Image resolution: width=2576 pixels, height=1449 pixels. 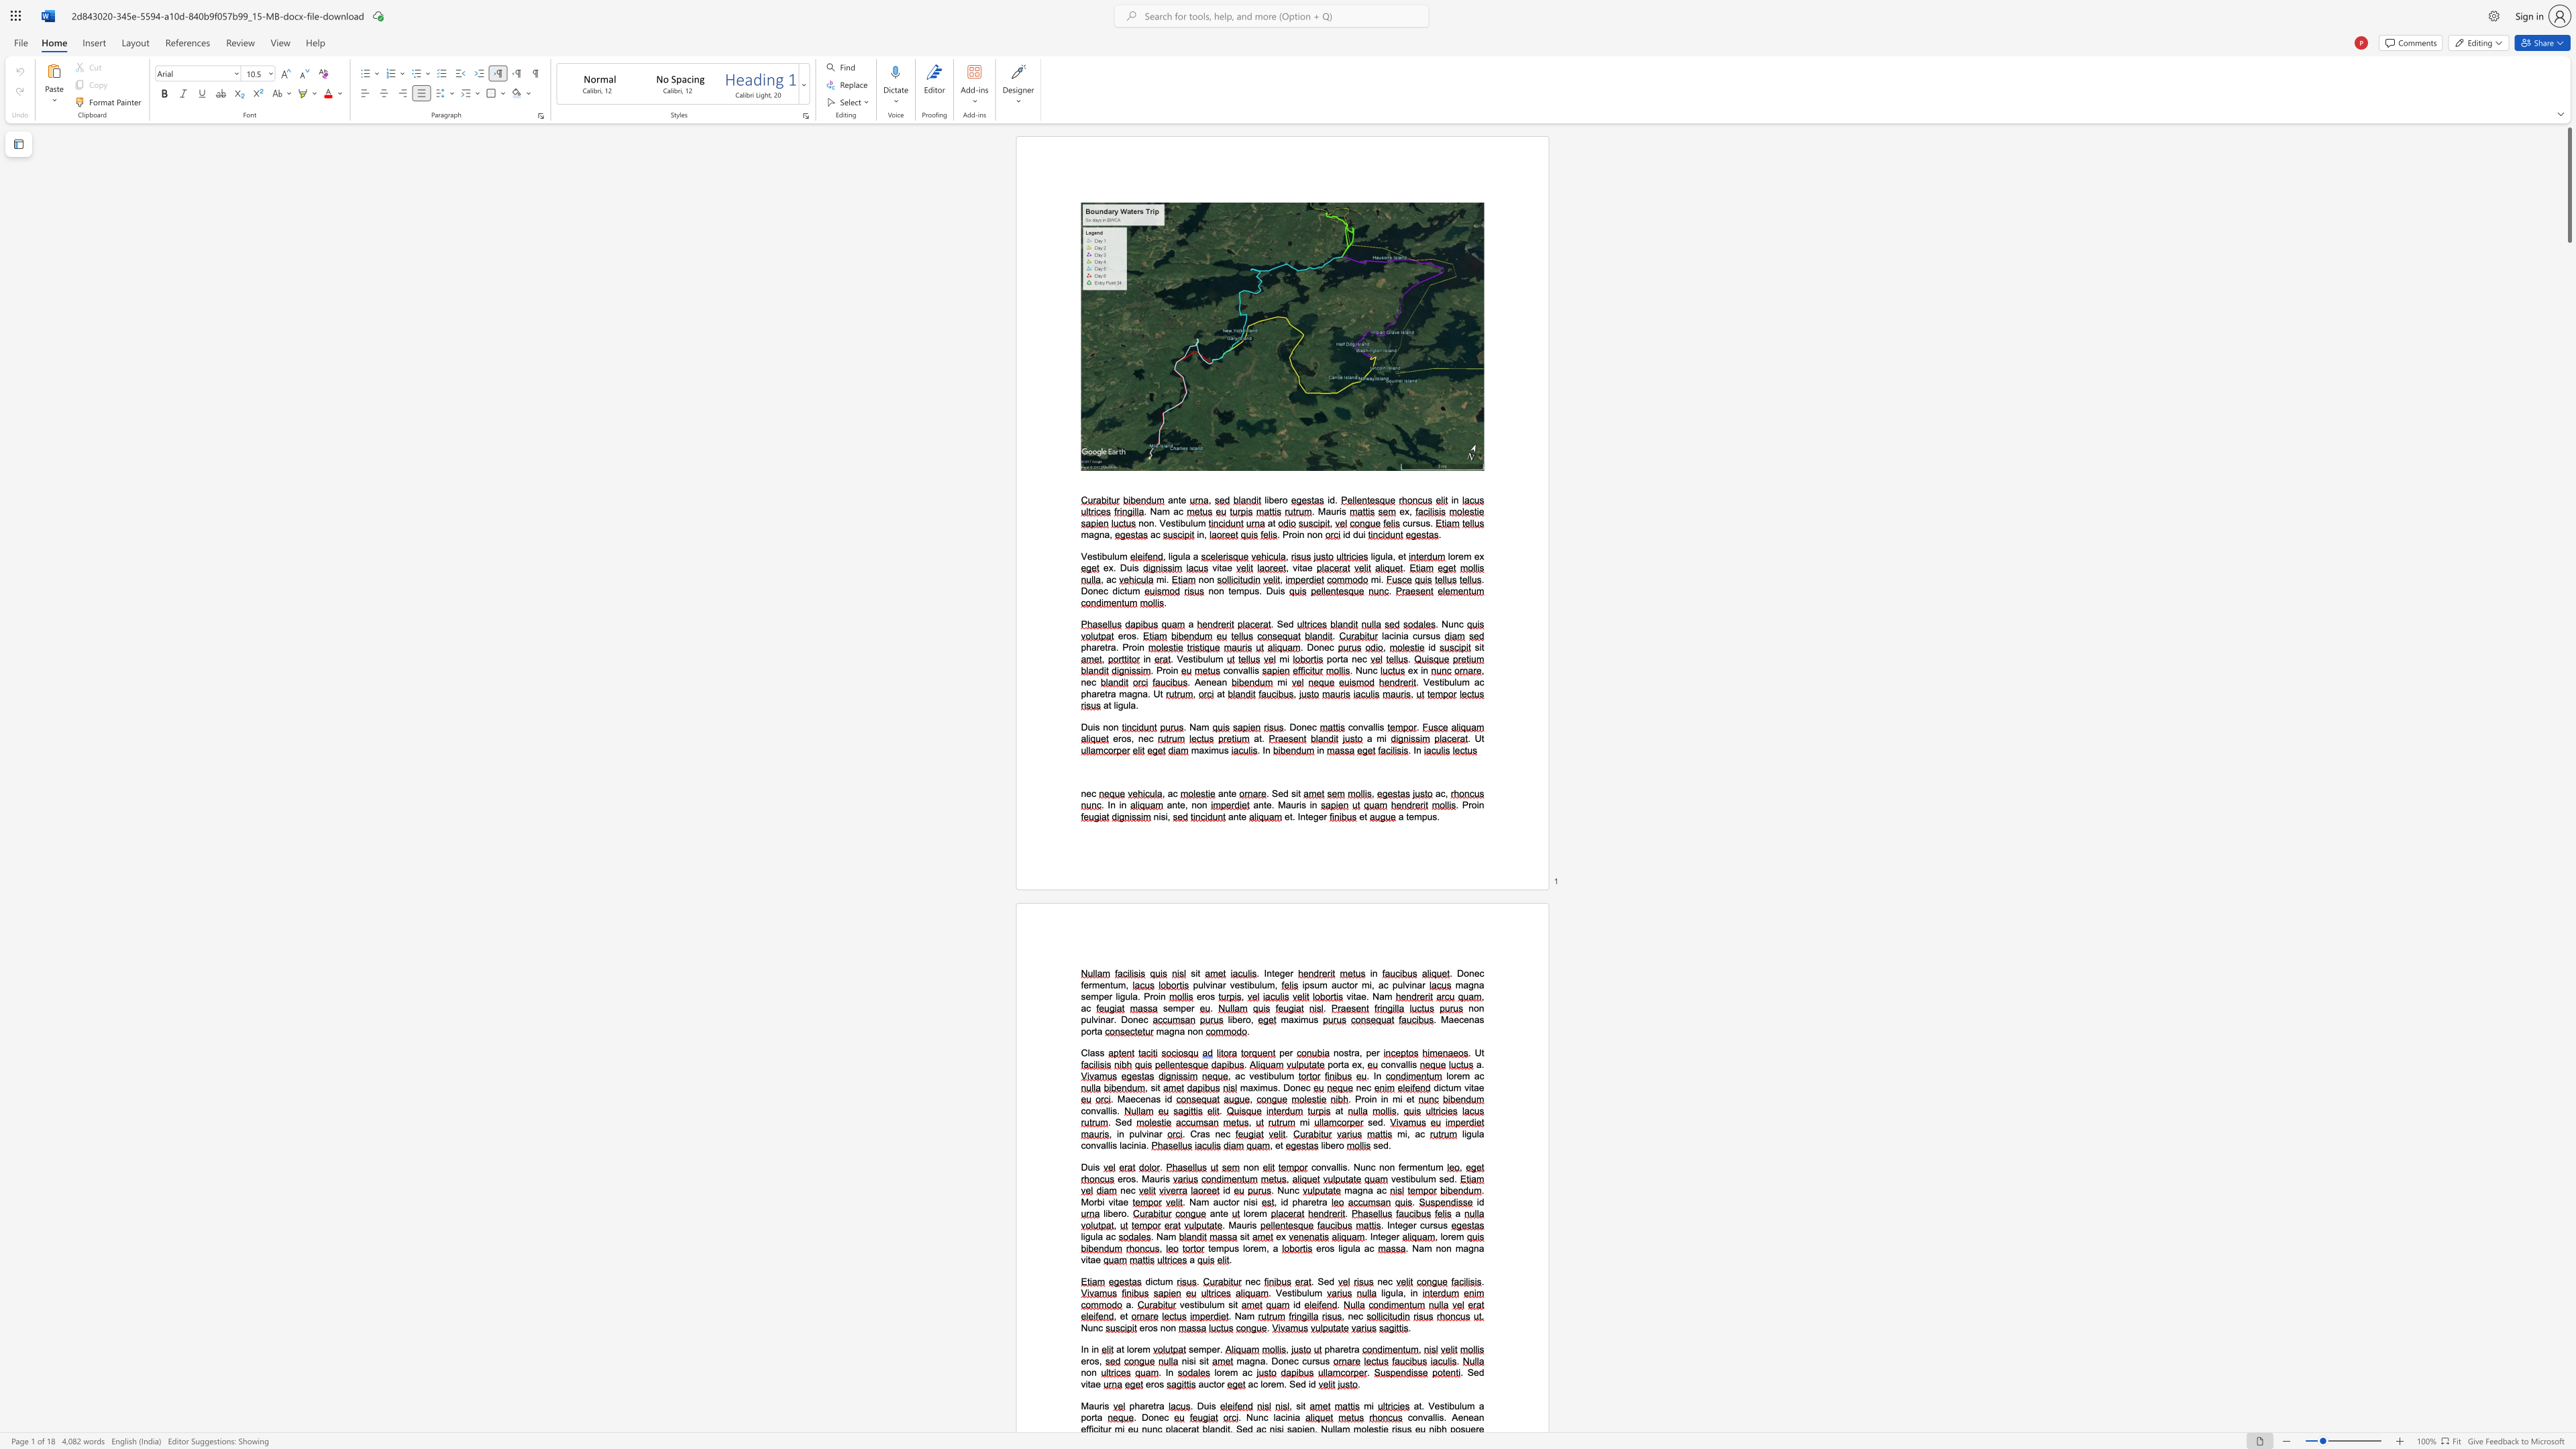 What do you see at coordinates (1099, 1018) in the screenshot?
I see `the 1th character "i" in the text` at bounding box center [1099, 1018].